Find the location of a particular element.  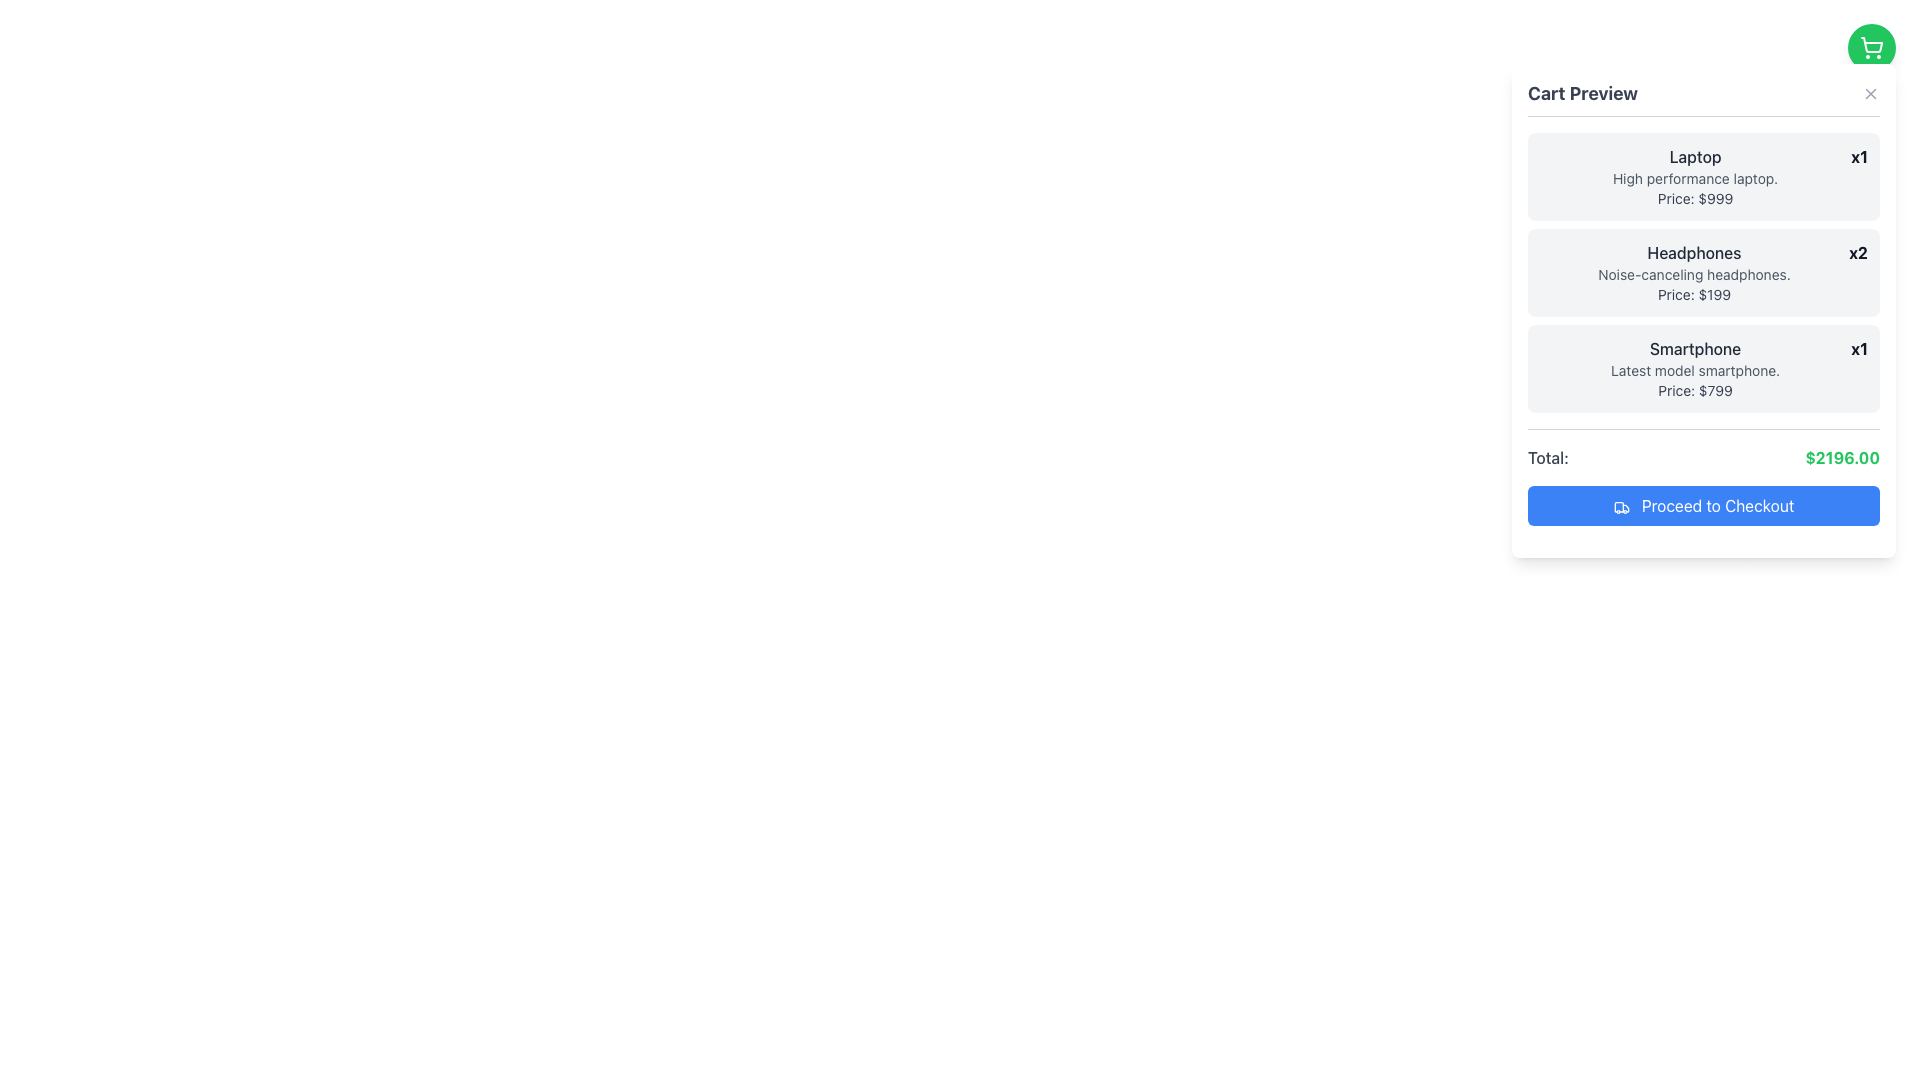

text from the hierarchical text block titled 'Headphones' located in the cart preview, which includes the subtext 'Noise-canceling headphones.' and the price detail 'Price: $199' is located at coordinates (1693, 273).